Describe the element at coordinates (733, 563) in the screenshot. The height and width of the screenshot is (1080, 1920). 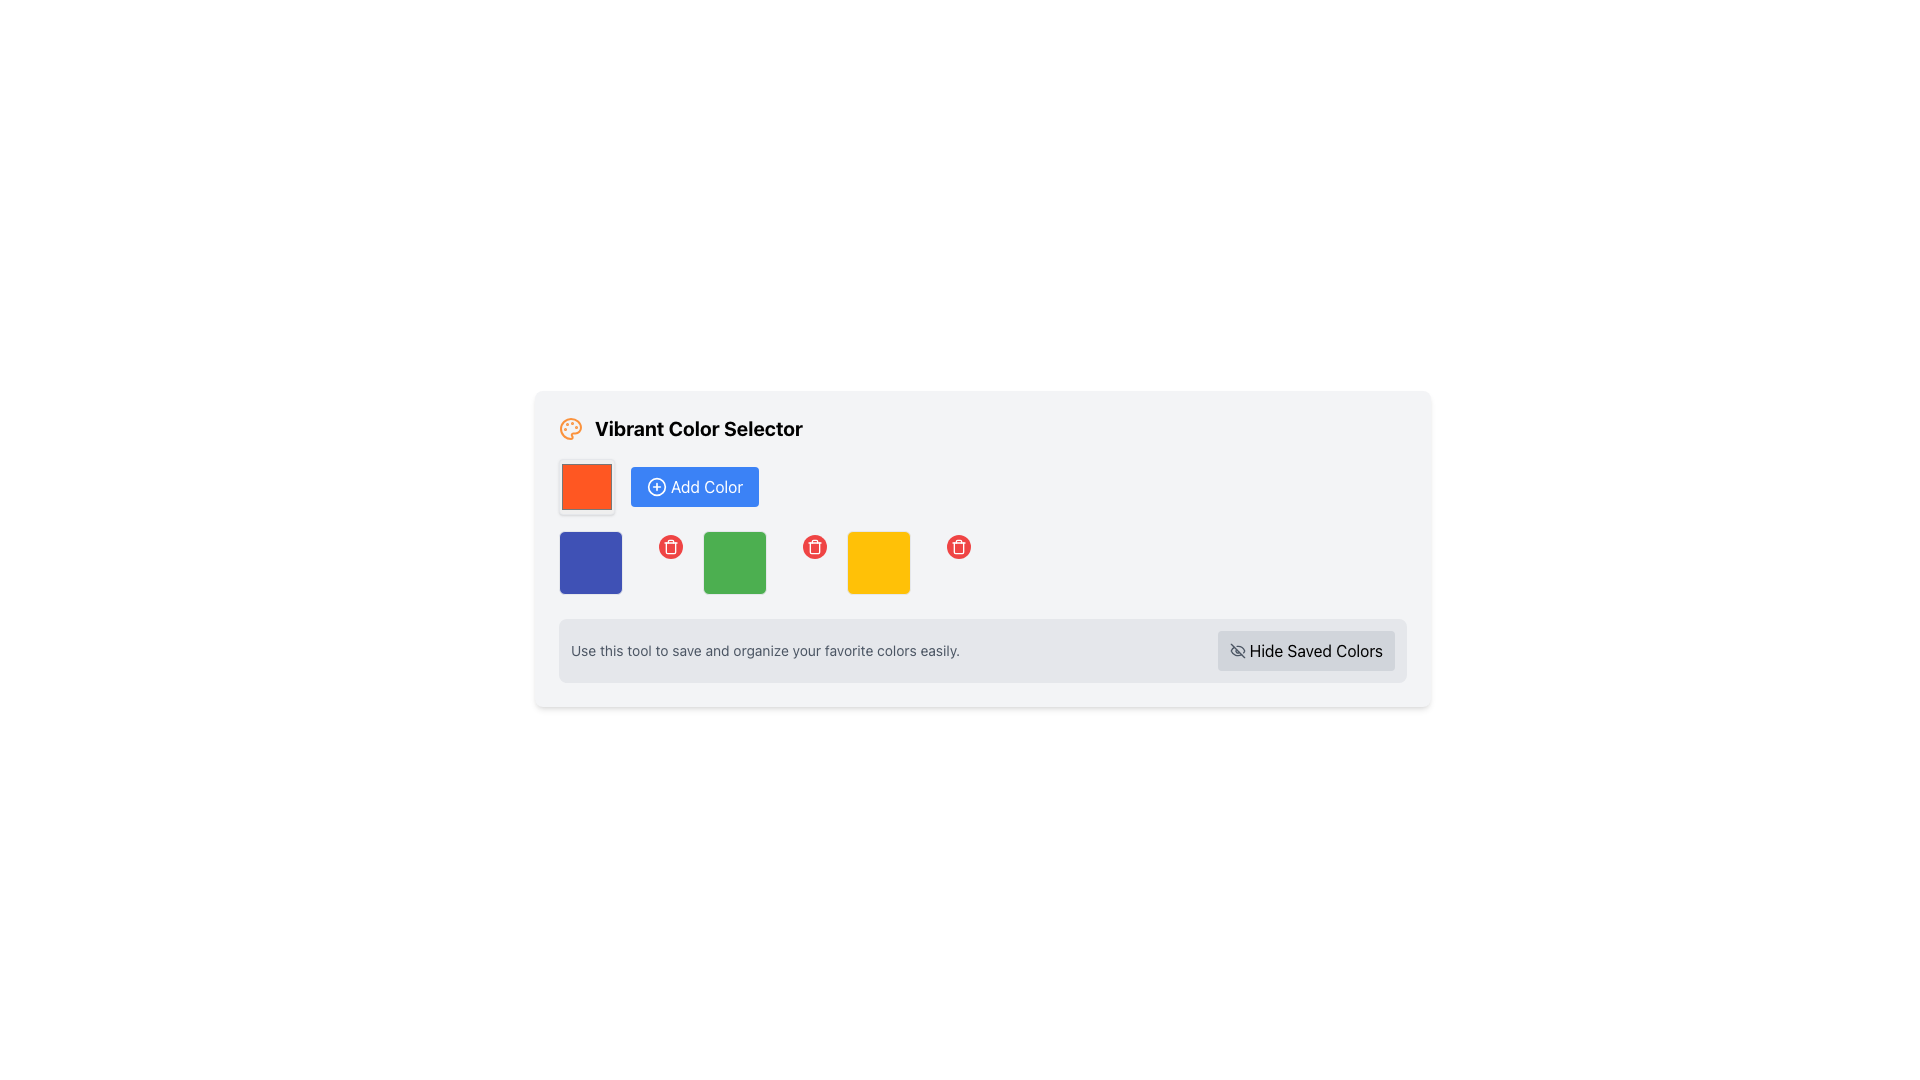
I see `the green color swatch located` at that location.